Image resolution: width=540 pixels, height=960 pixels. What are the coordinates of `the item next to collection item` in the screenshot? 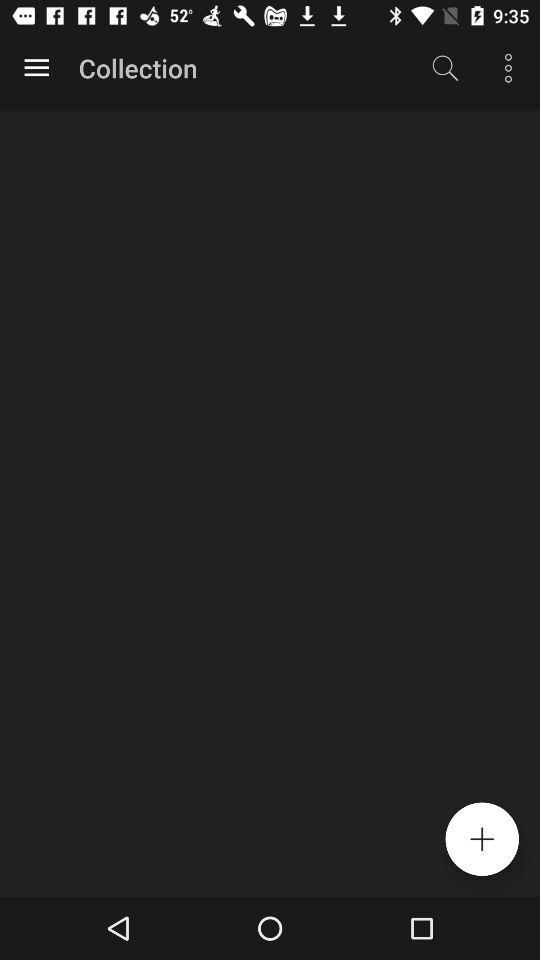 It's located at (445, 68).